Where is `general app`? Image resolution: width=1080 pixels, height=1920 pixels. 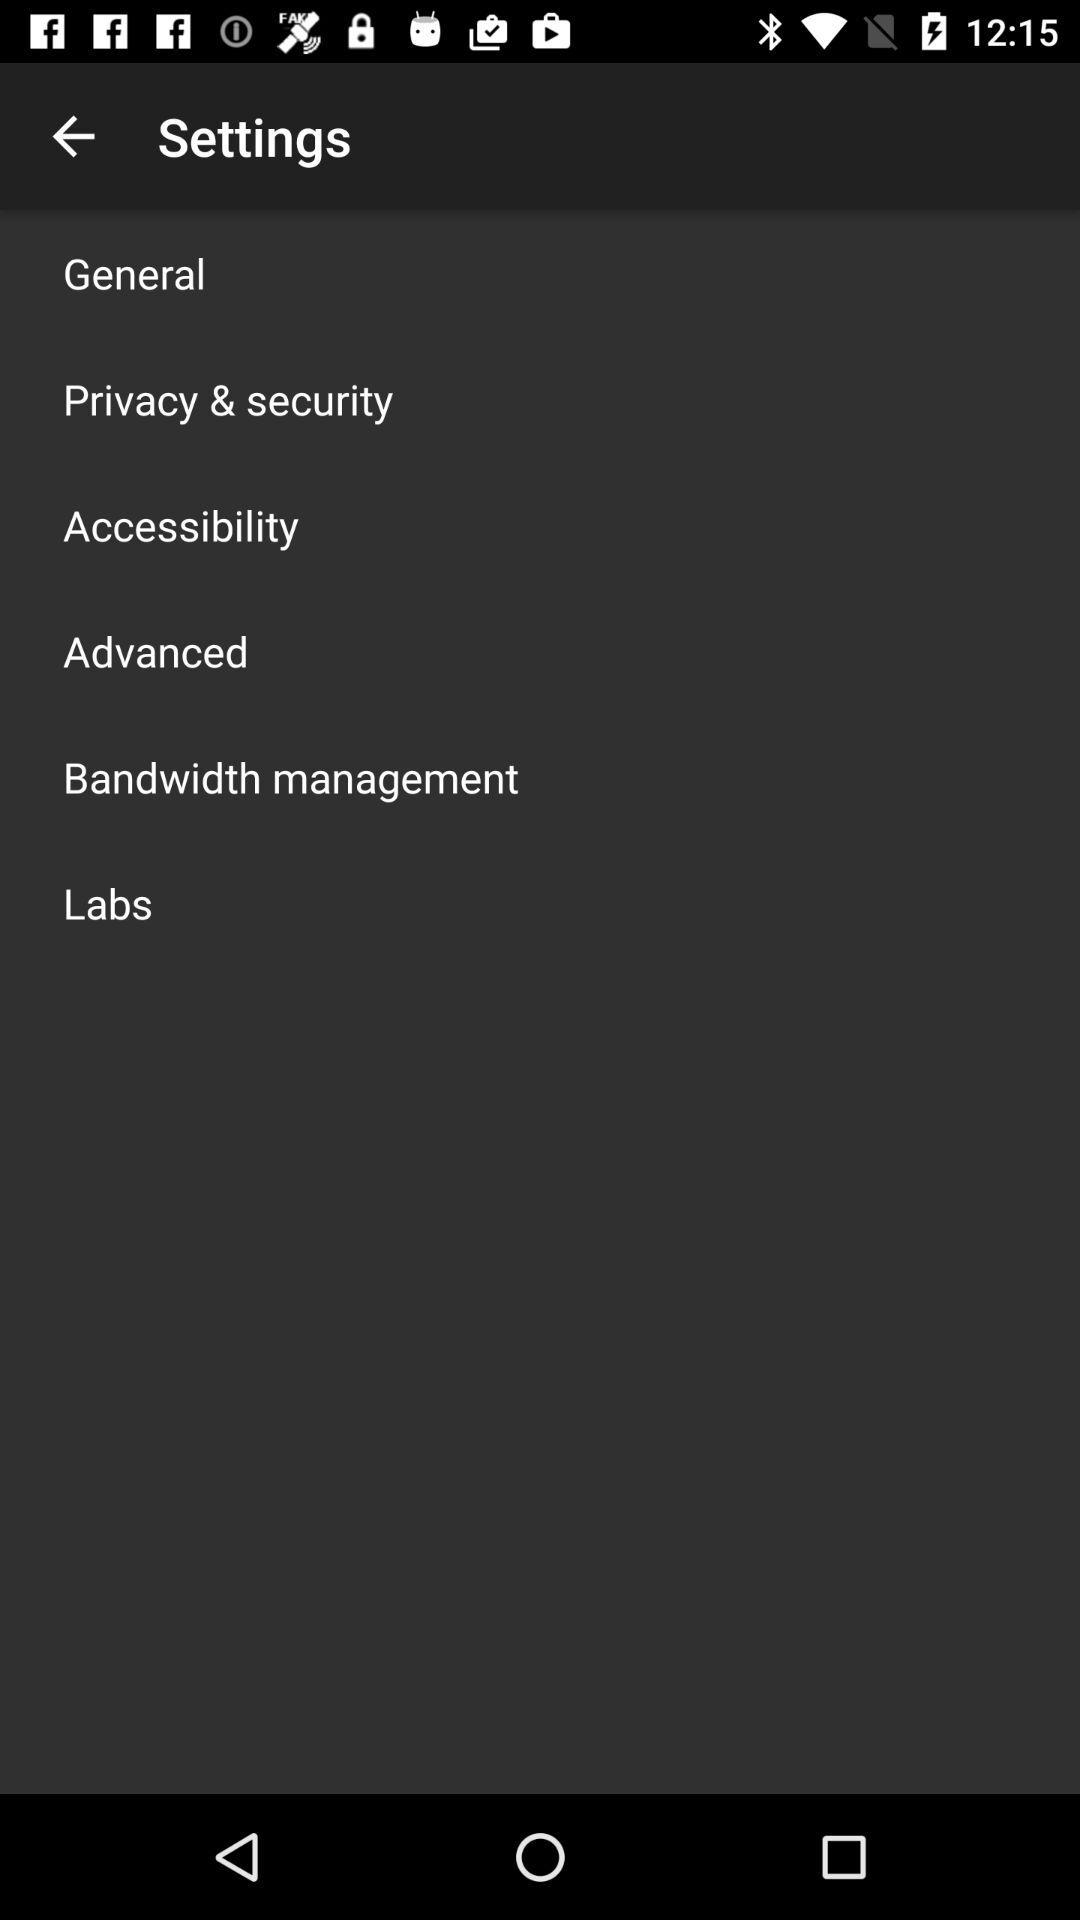 general app is located at coordinates (134, 272).